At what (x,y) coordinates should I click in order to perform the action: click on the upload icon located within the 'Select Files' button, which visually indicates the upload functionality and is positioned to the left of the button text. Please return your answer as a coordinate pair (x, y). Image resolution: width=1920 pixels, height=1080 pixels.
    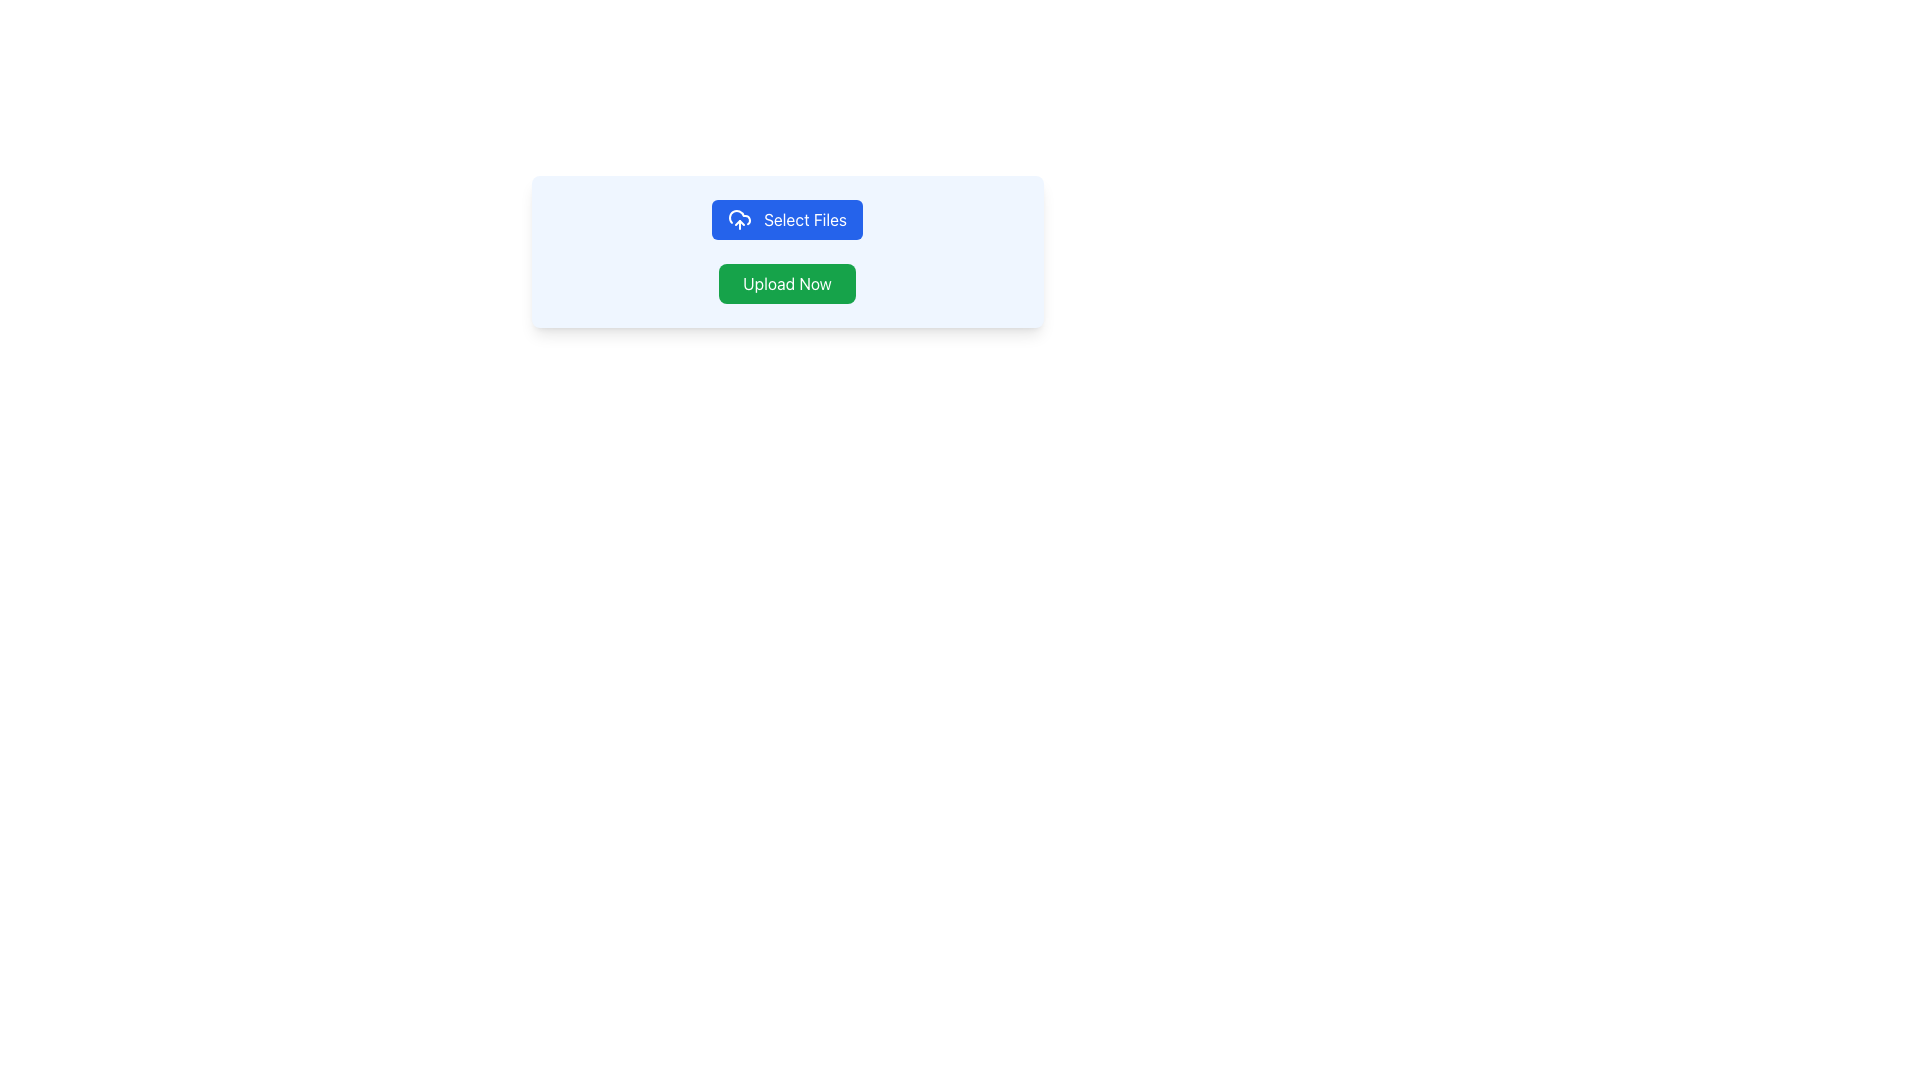
    Looking at the image, I should click on (738, 219).